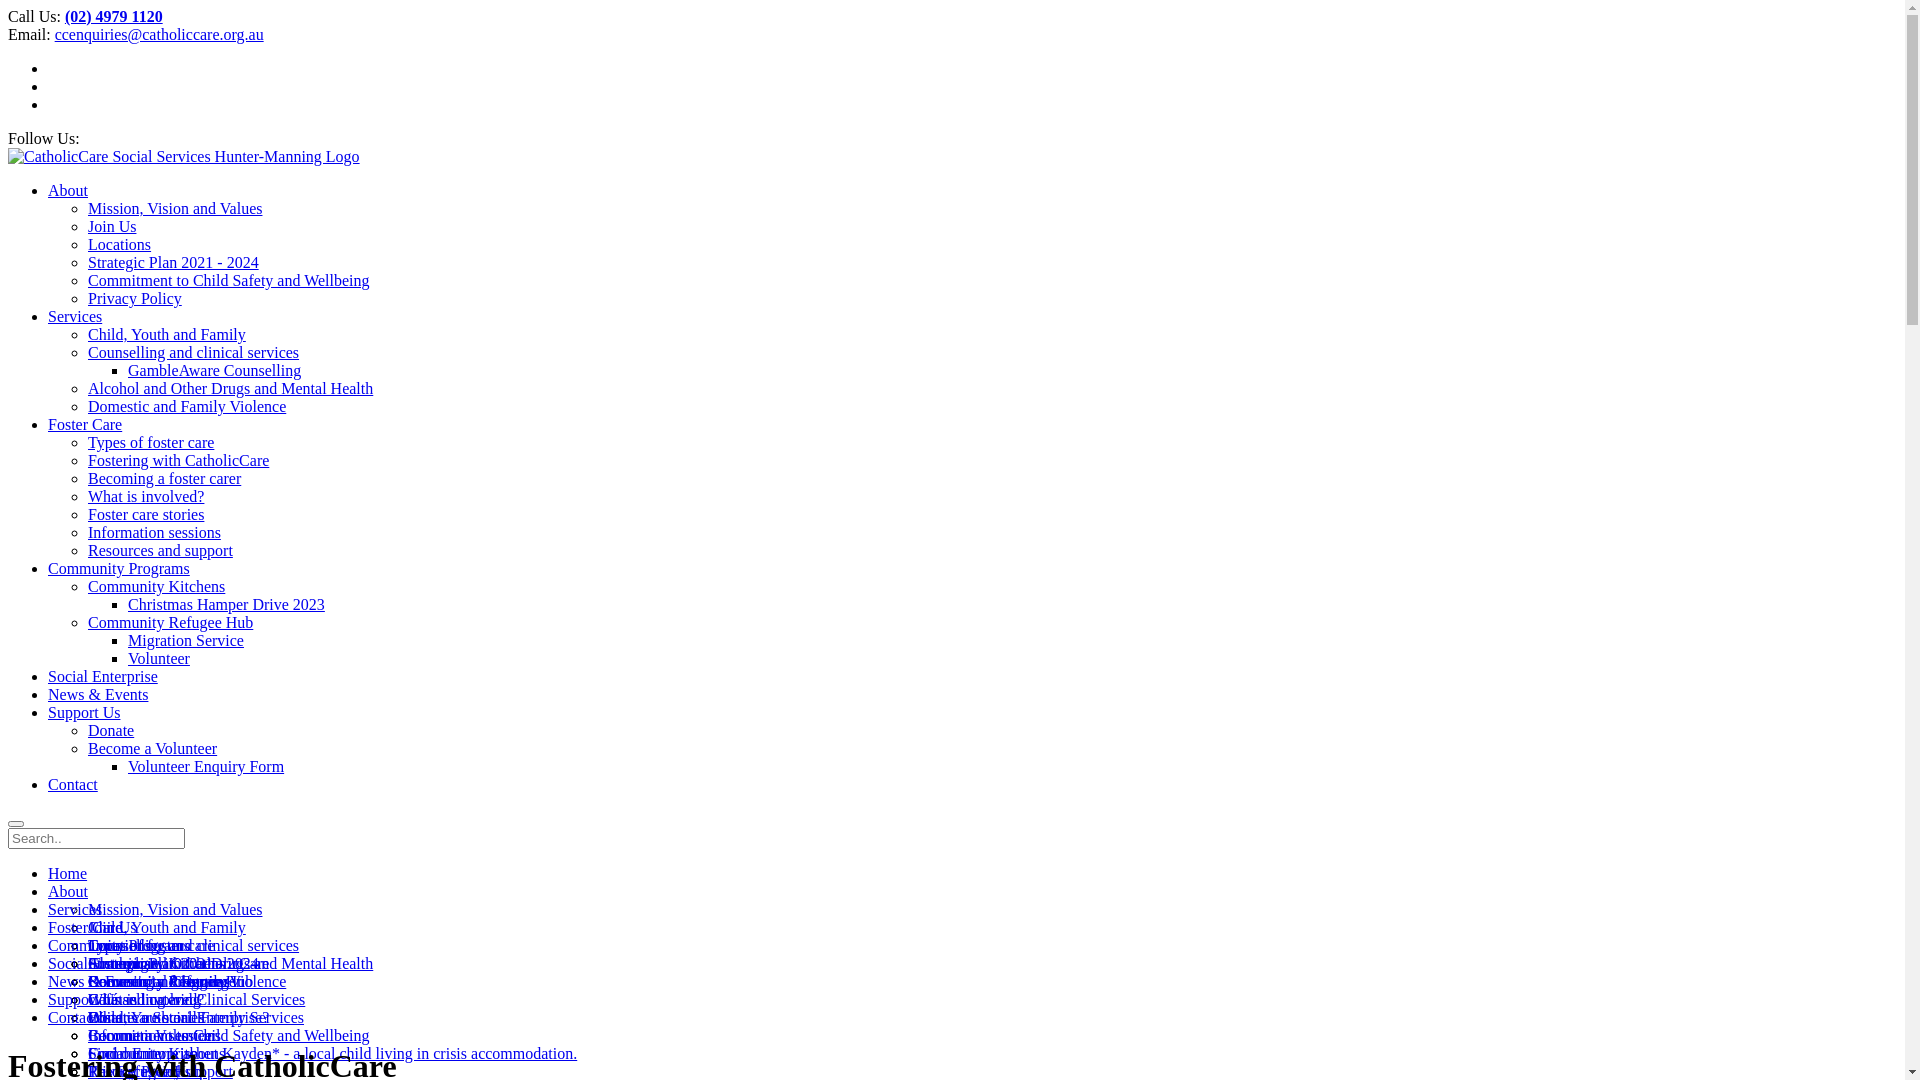 The image size is (1920, 1080). Describe the element at coordinates (187, 980) in the screenshot. I see `'Domestic and Family Violence'` at that location.